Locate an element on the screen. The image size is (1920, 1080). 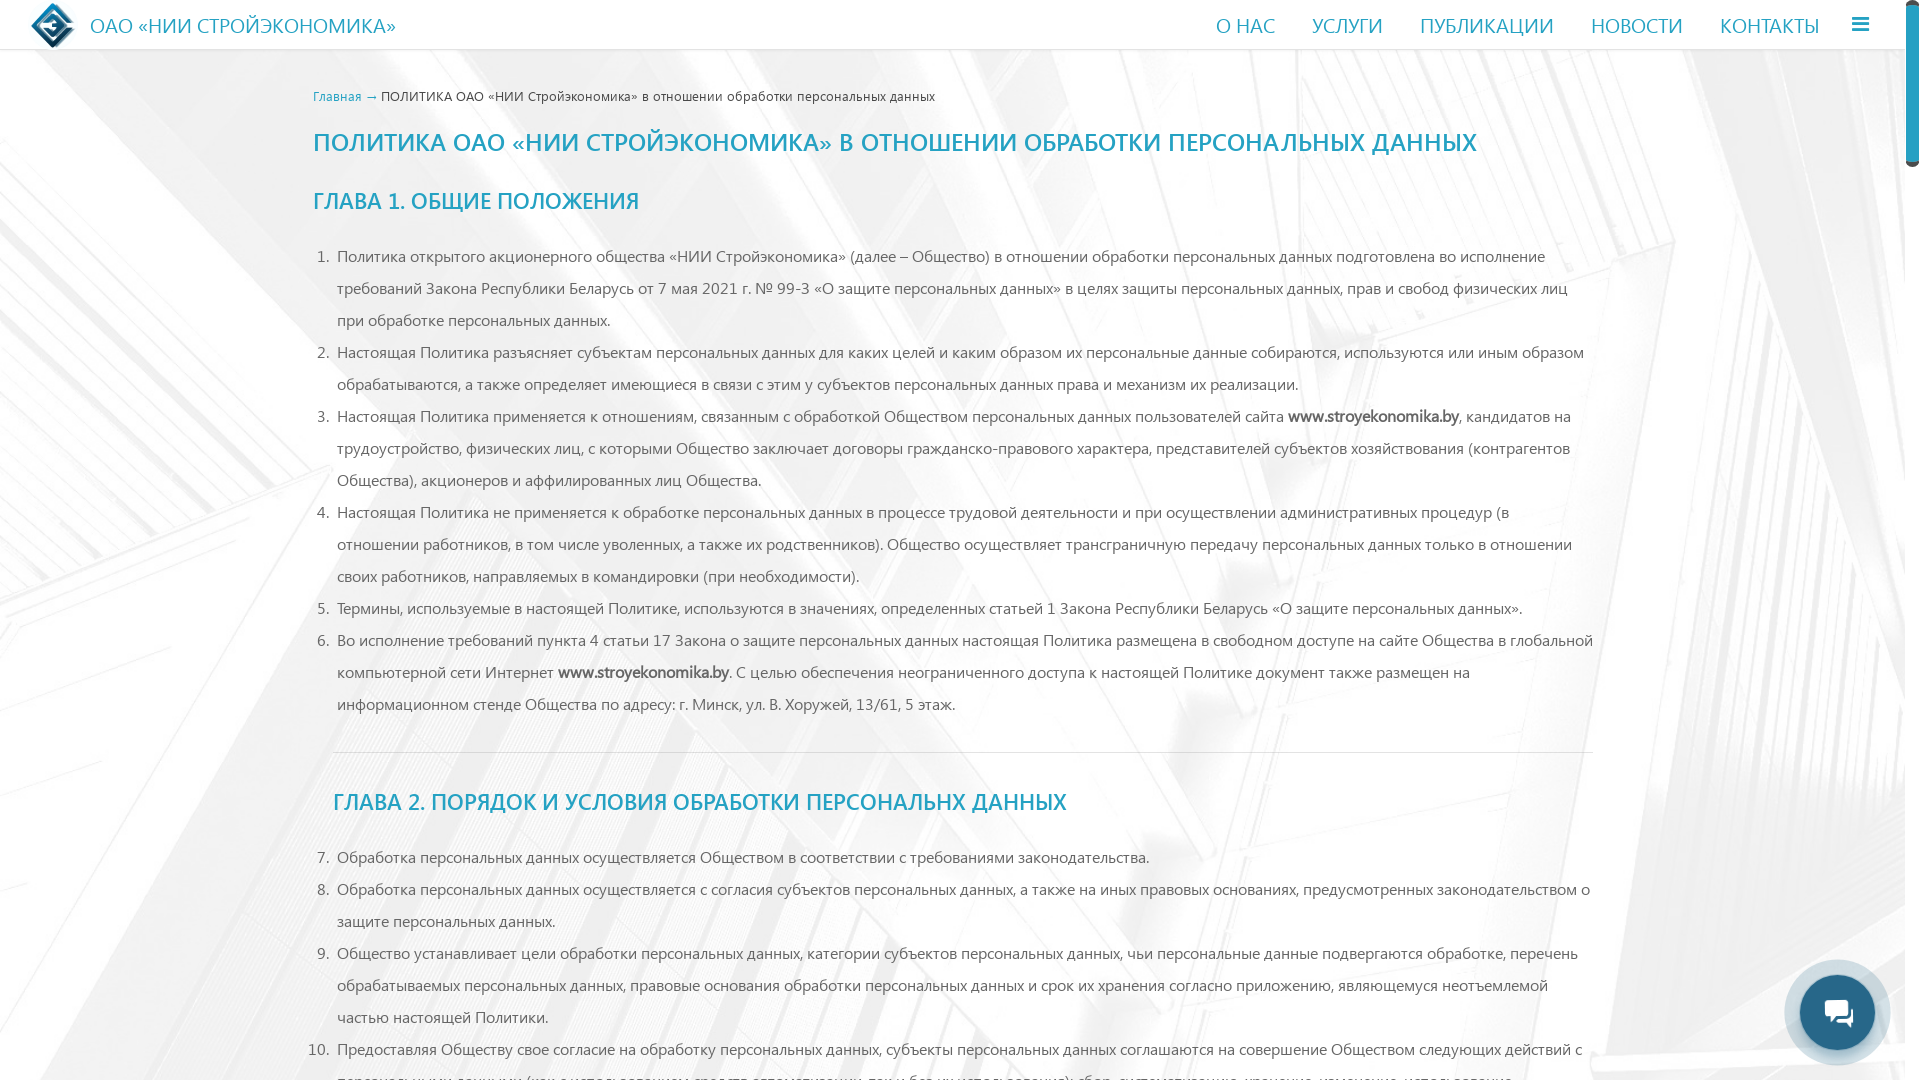
'MENU' is located at coordinates (1839, 23).